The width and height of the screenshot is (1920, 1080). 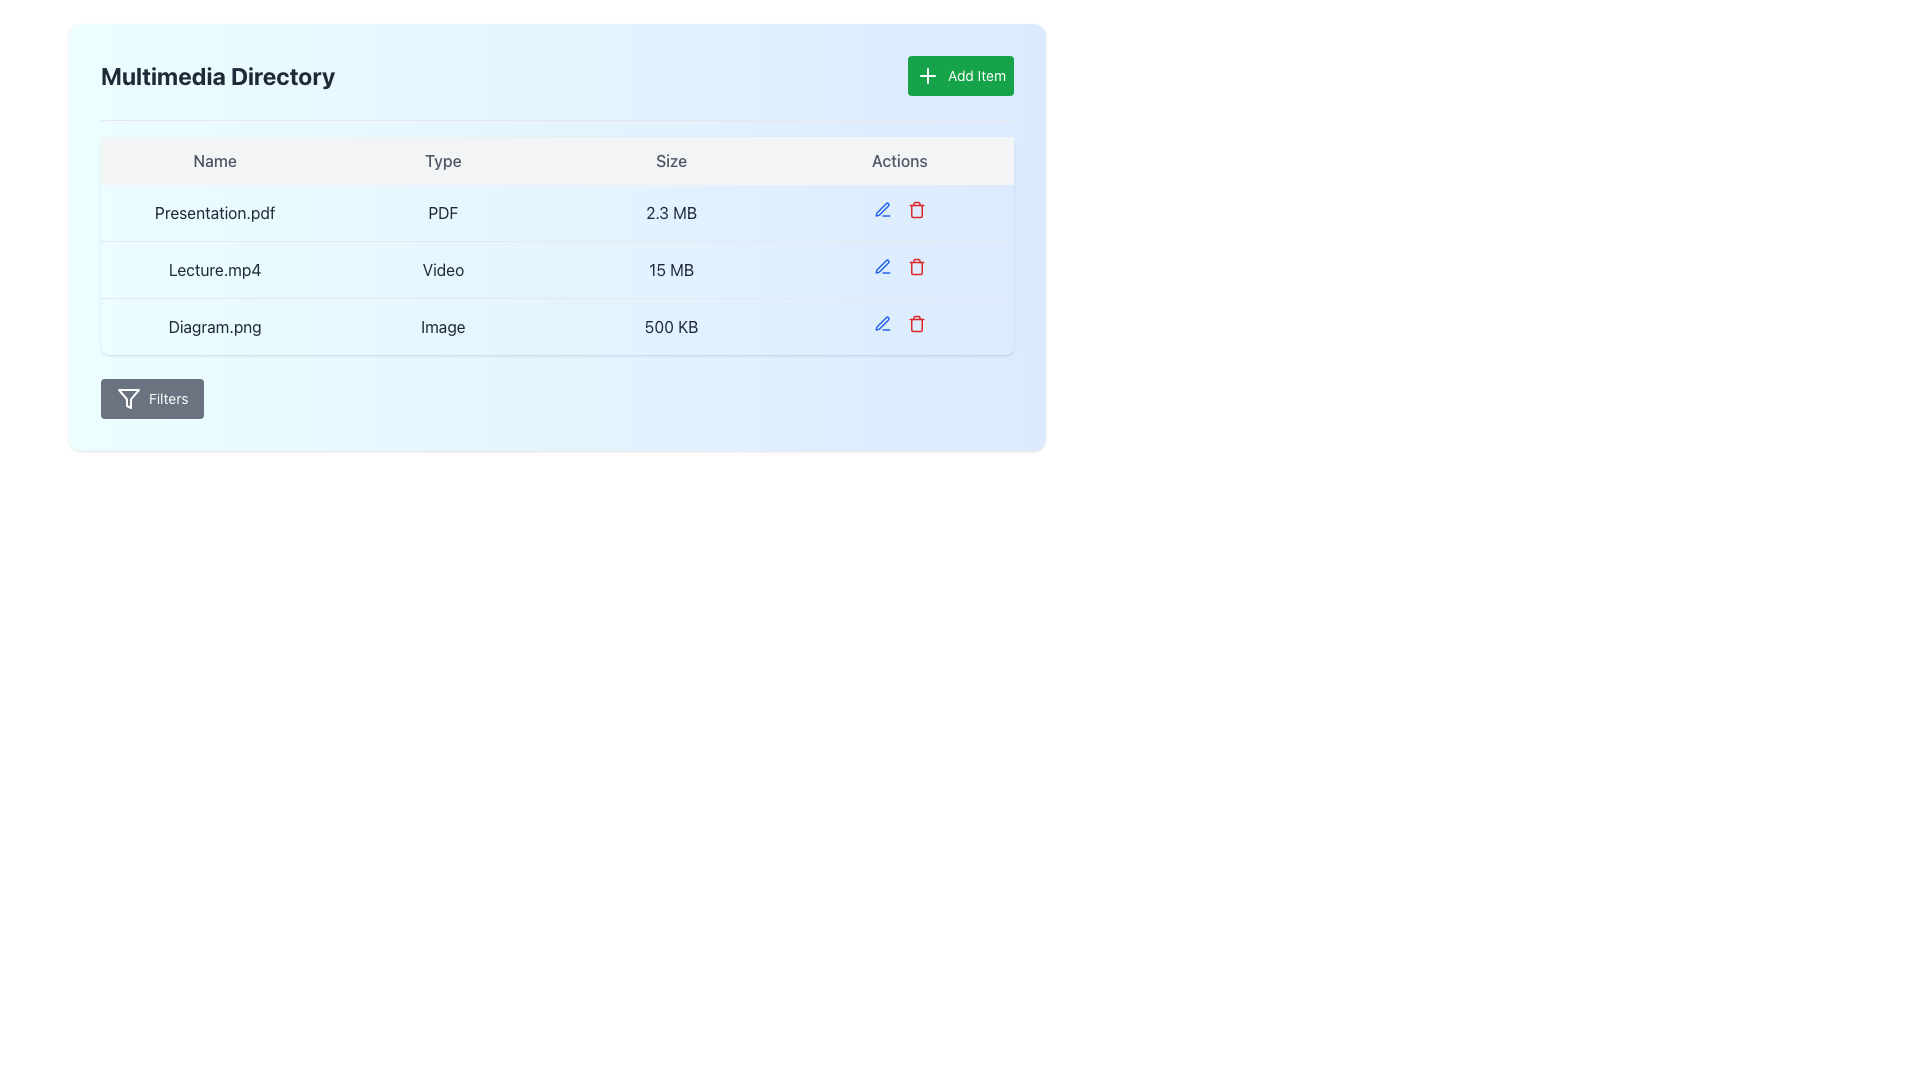 I want to click on the Decorative Icon that visually represents the action of adding an item, located to the left of the green button labeled 'Add Item', so click(x=927, y=75).